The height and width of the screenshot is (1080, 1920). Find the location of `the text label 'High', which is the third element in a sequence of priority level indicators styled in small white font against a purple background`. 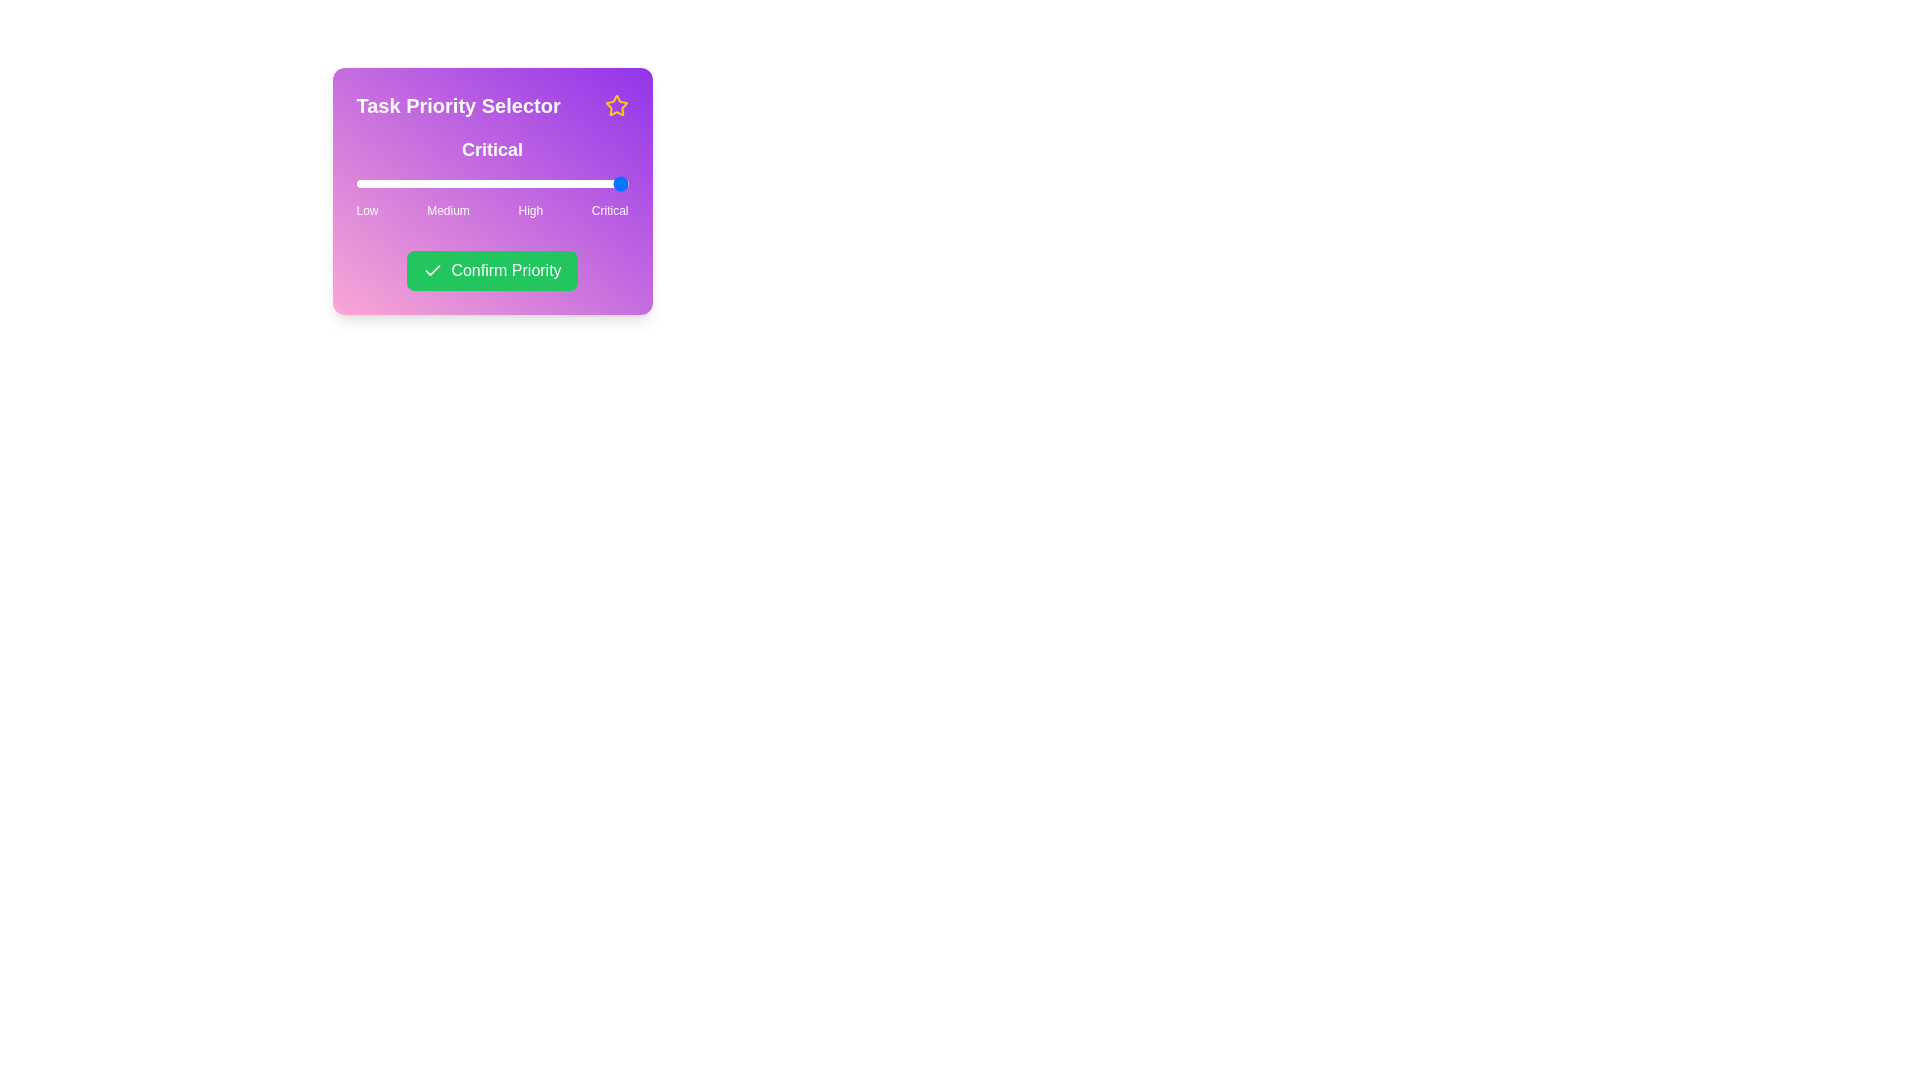

the text label 'High', which is the third element in a sequence of priority level indicators styled in small white font against a purple background is located at coordinates (530, 211).